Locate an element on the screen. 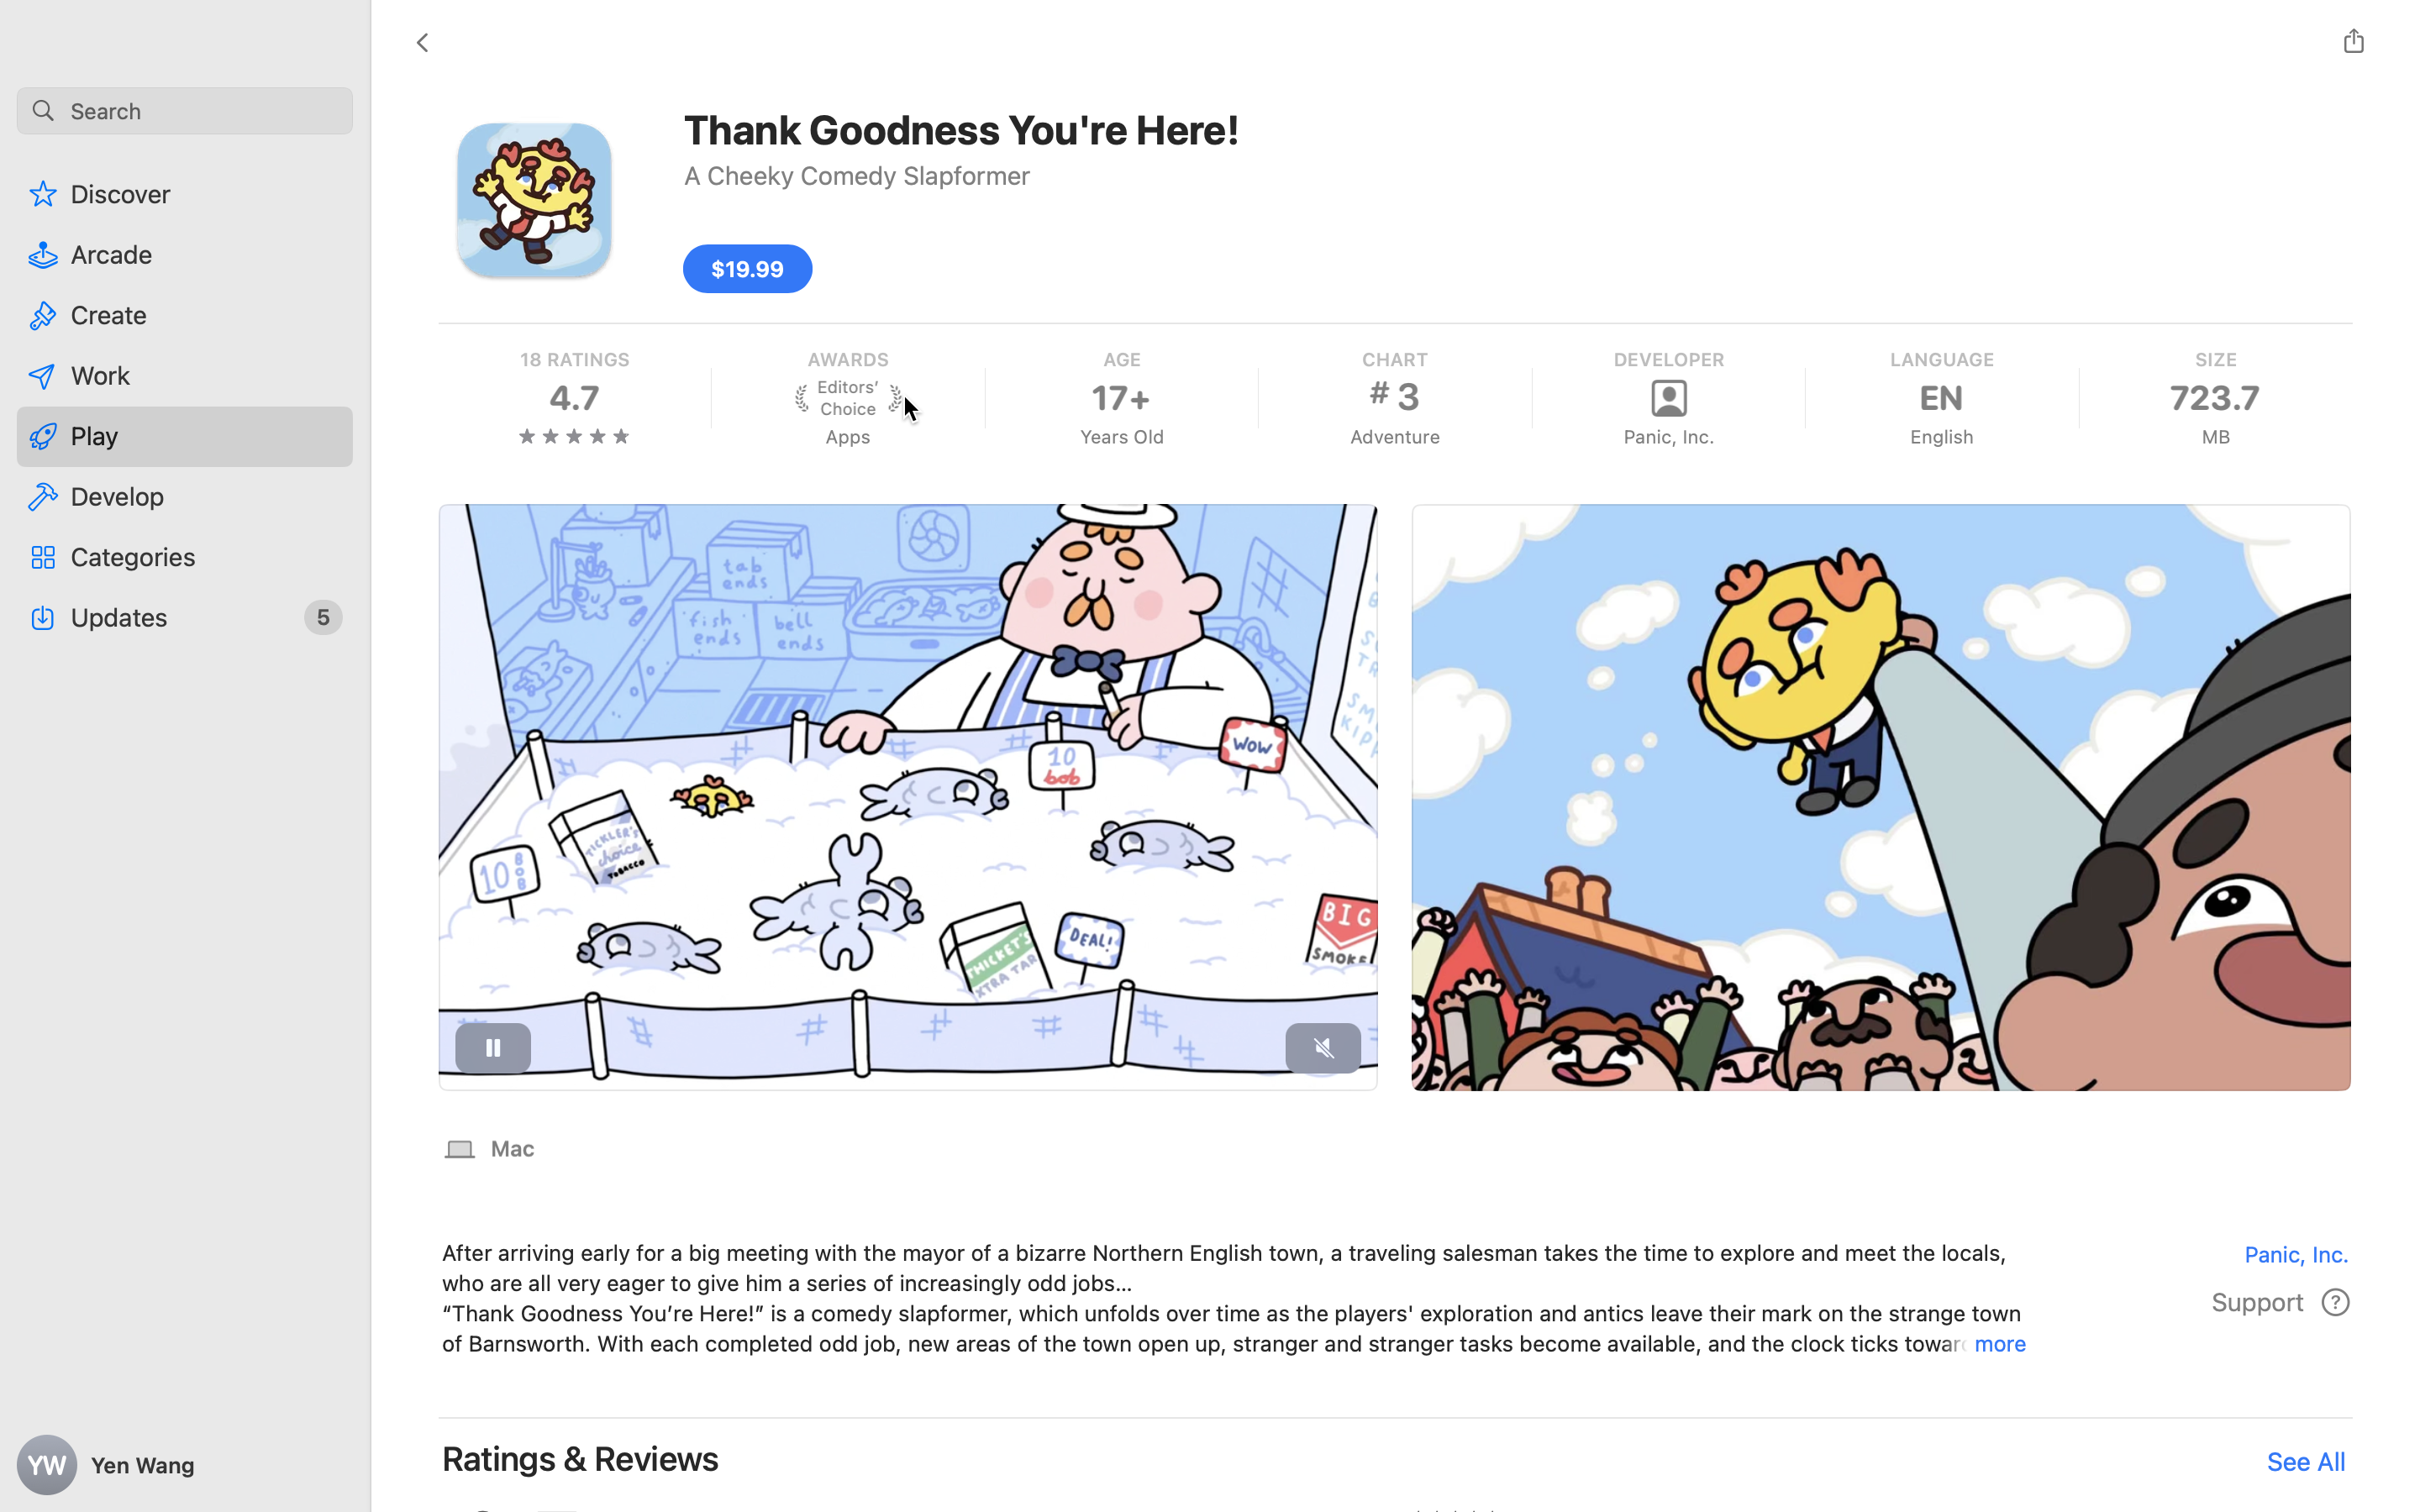  'CHART' is located at coordinates (1395, 358).